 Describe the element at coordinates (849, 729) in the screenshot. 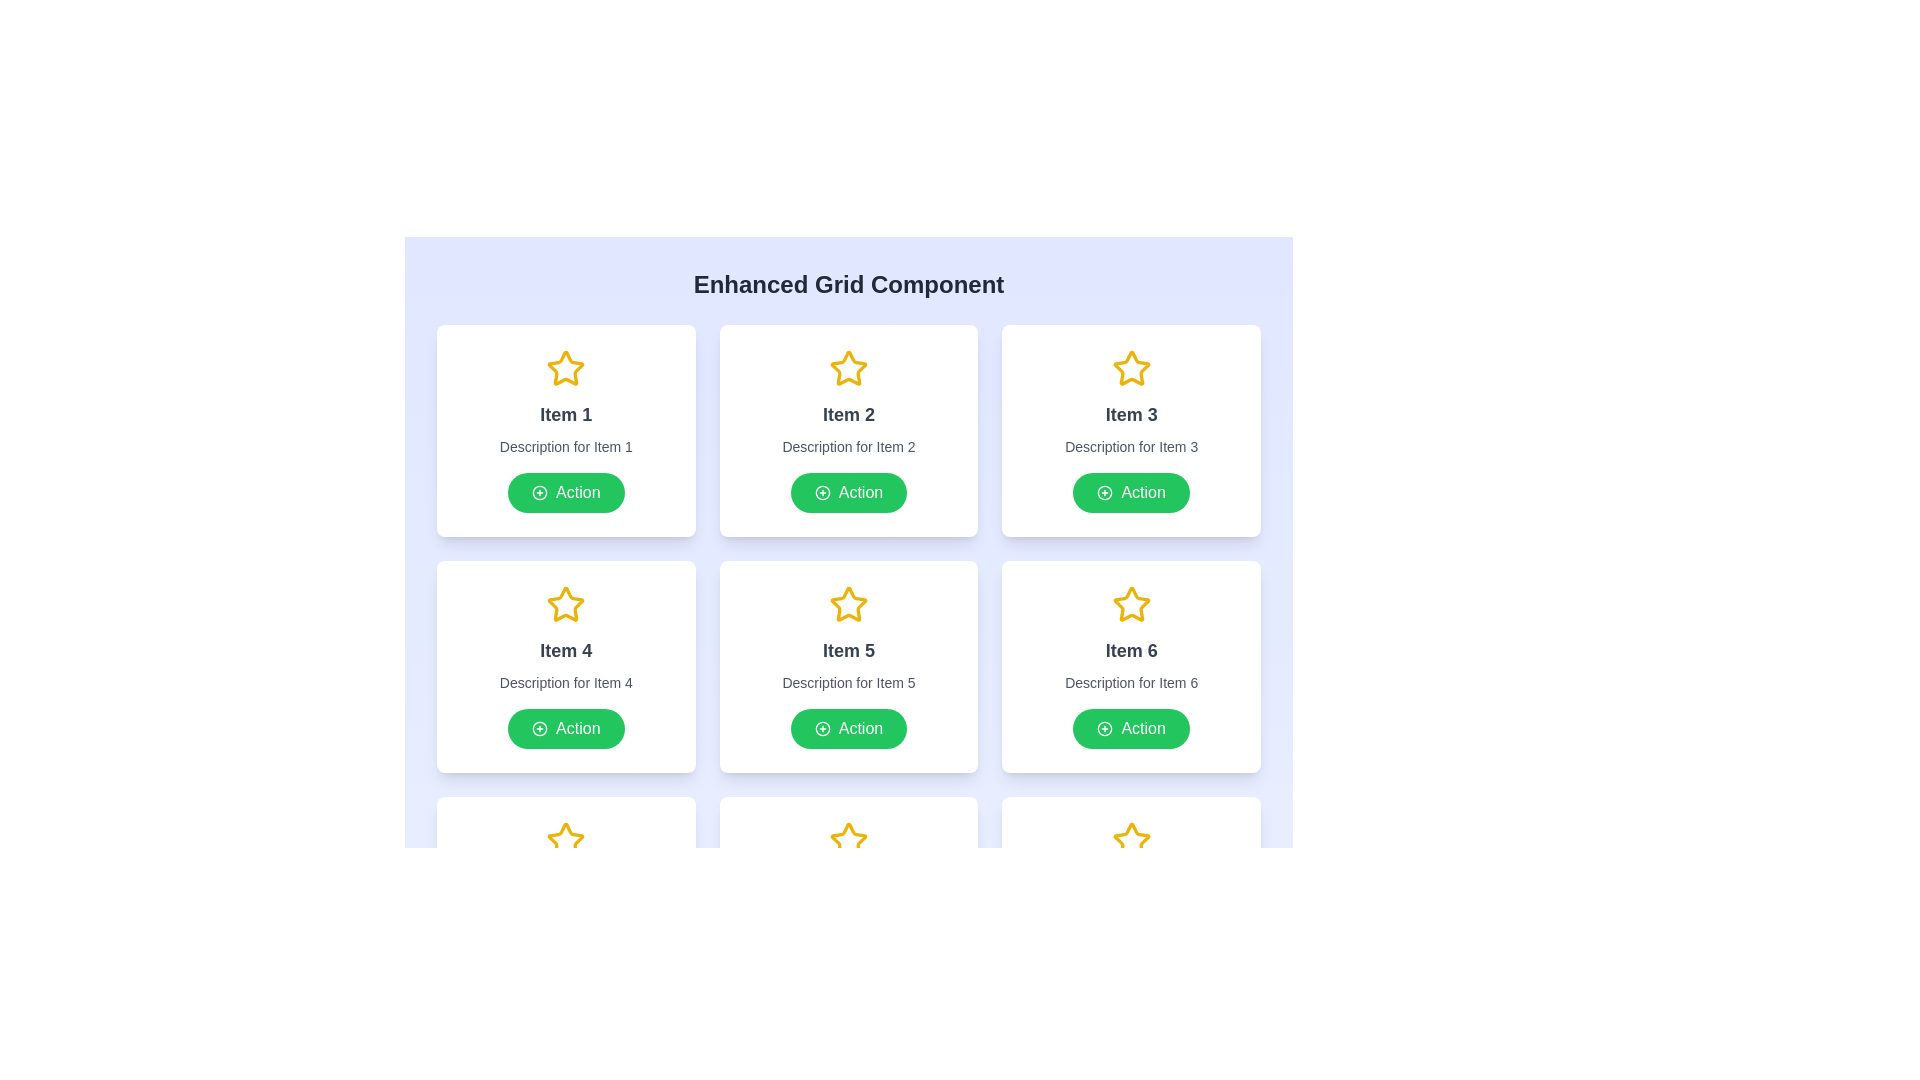

I see `the green button labeled 'Action' with a circular plus icon, located within the 'Item 5' card` at that location.